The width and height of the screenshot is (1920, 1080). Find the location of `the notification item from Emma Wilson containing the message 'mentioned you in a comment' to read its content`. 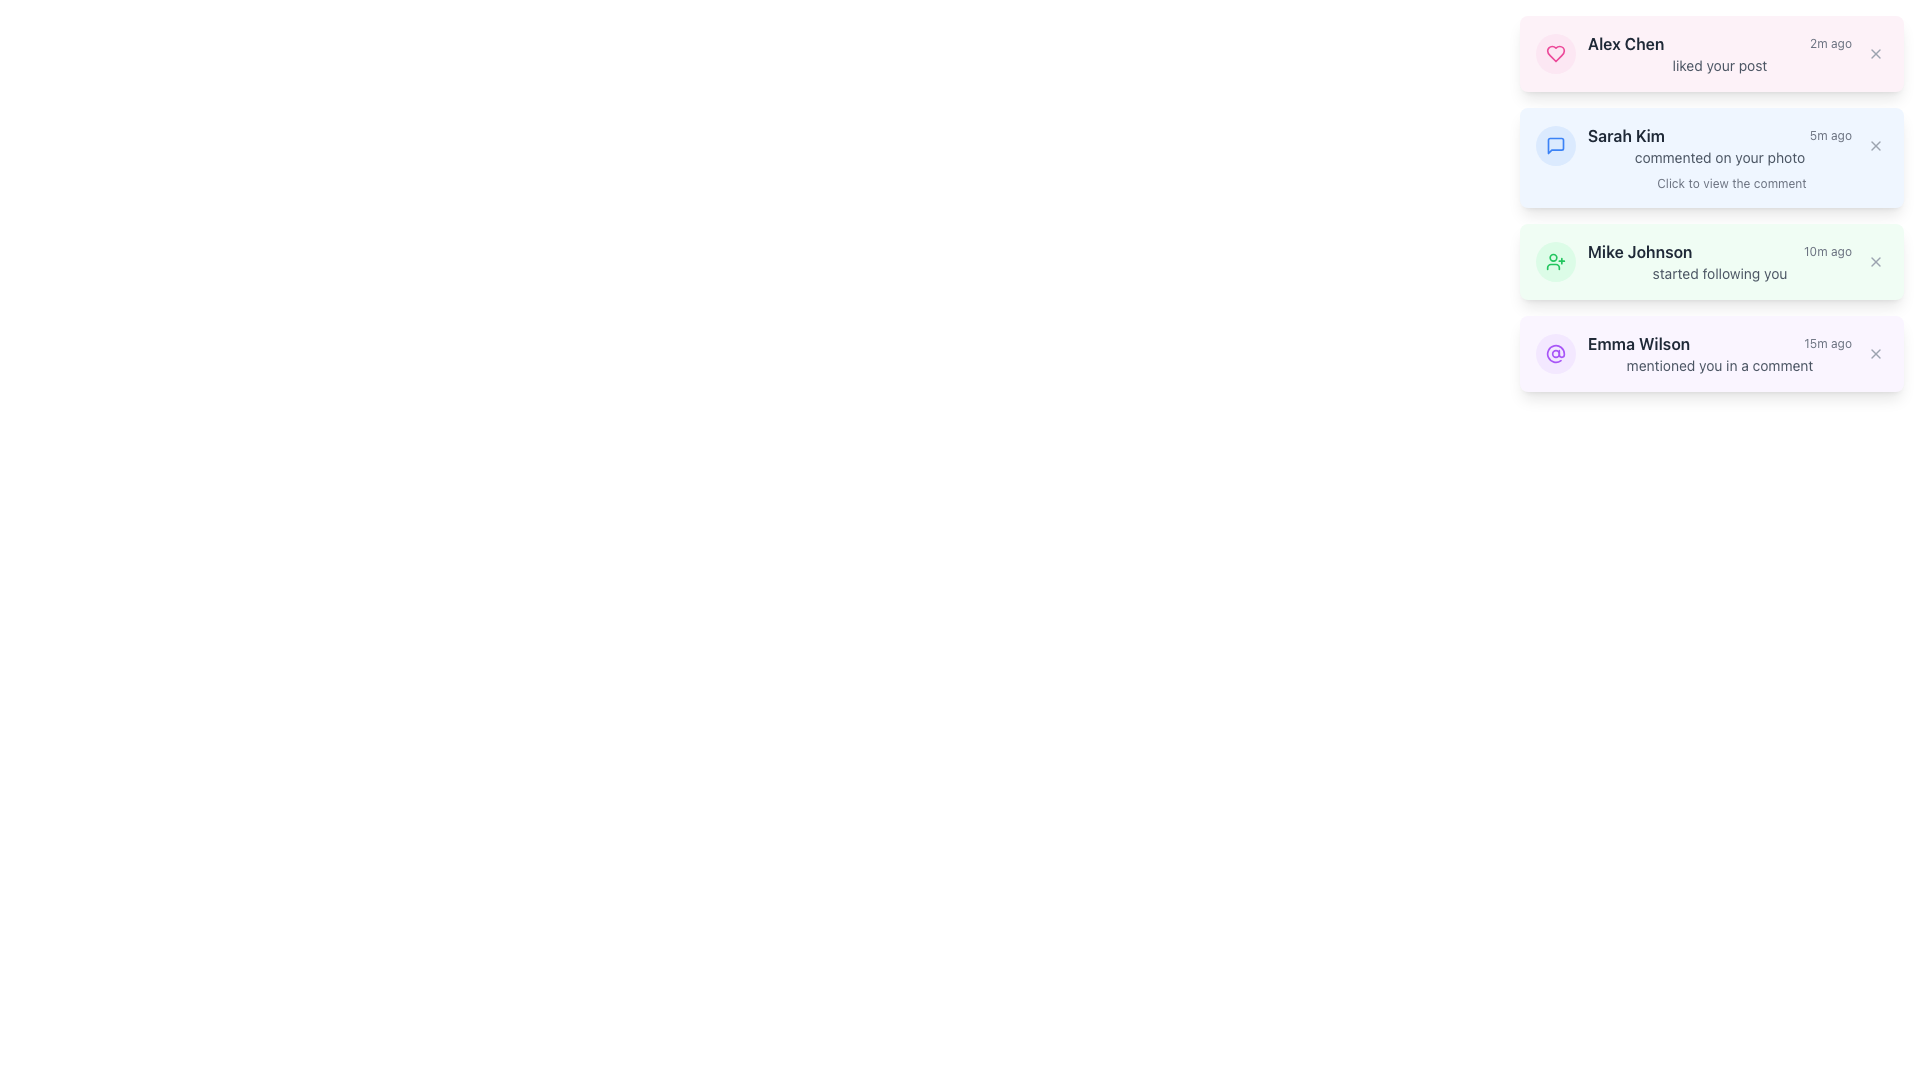

the notification item from Emma Wilson containing the message 'mentioned you in a comment' to read its content is located at coordinates (1718, 353).